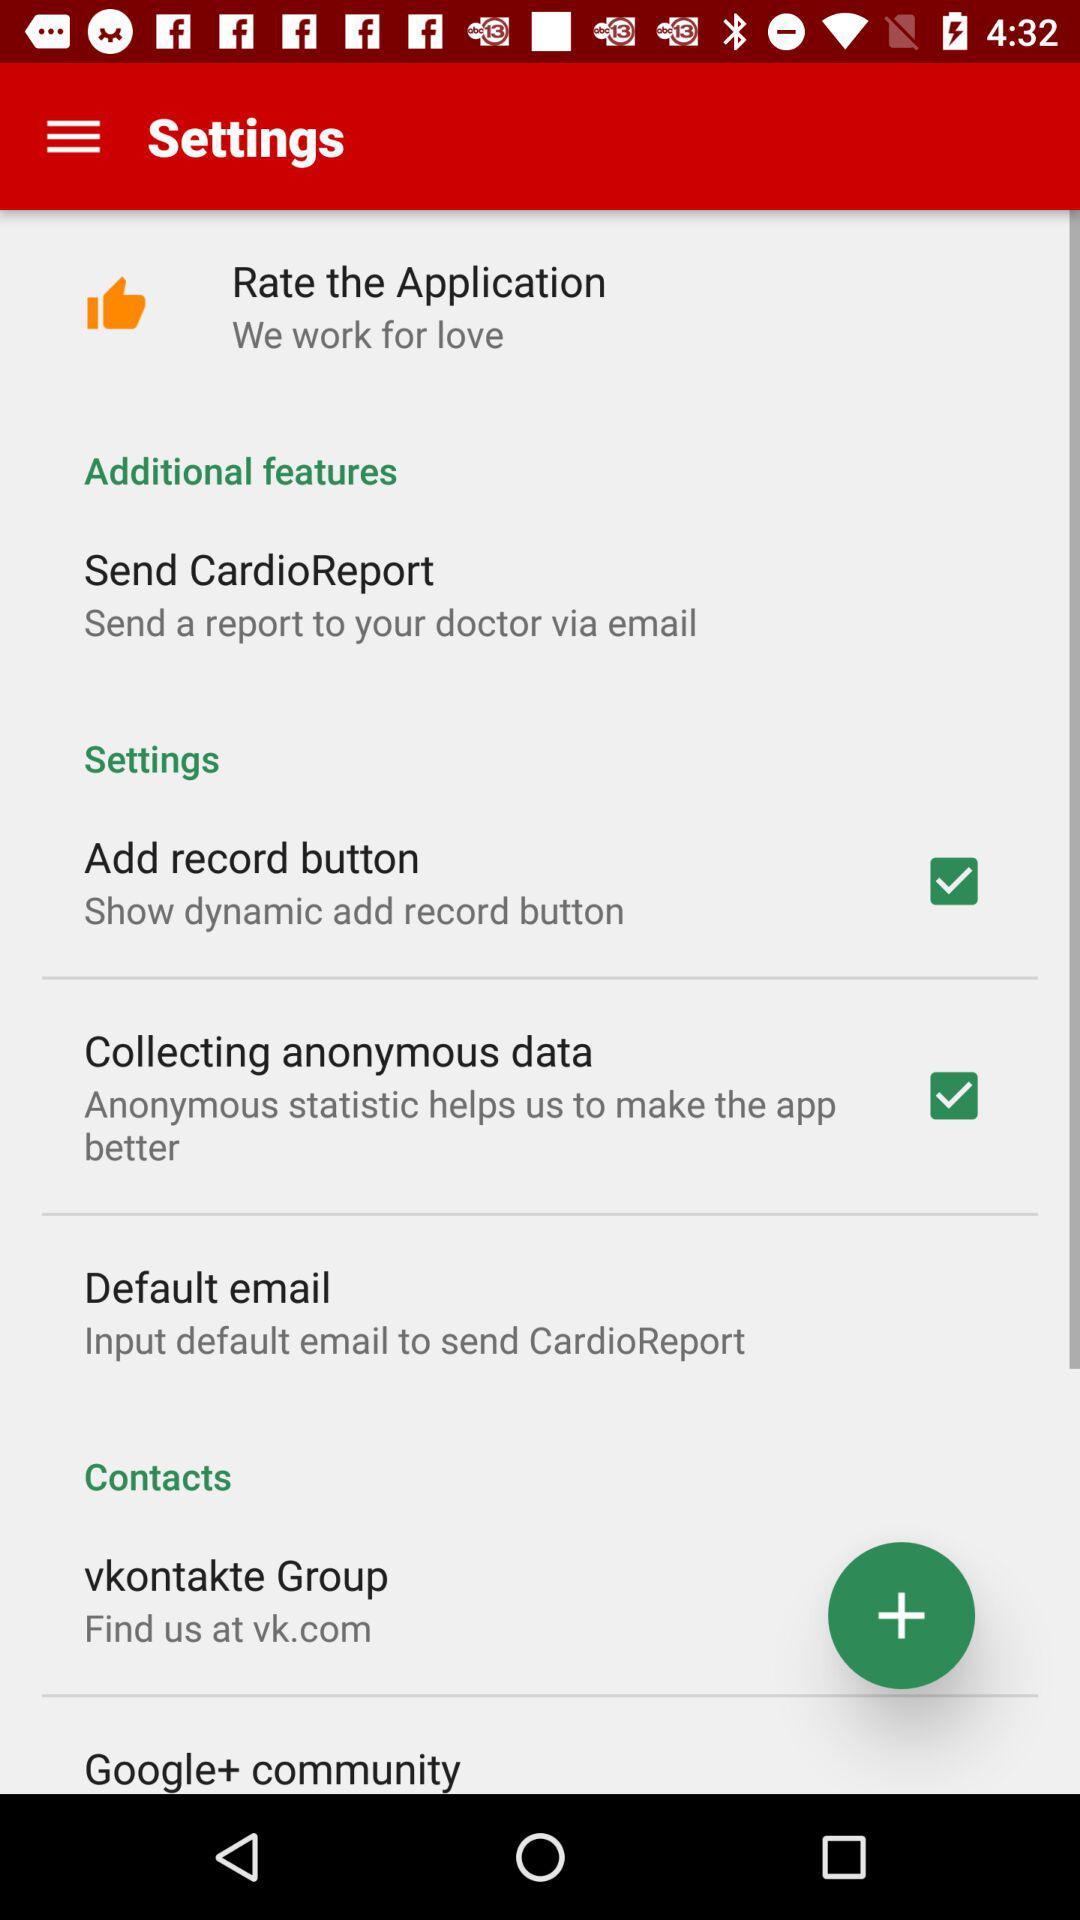 This screenshot has width=1080, height=1920. Describe the element at coordinates (272, 1766) in the screenshot. I see `google+ community app` at that location.